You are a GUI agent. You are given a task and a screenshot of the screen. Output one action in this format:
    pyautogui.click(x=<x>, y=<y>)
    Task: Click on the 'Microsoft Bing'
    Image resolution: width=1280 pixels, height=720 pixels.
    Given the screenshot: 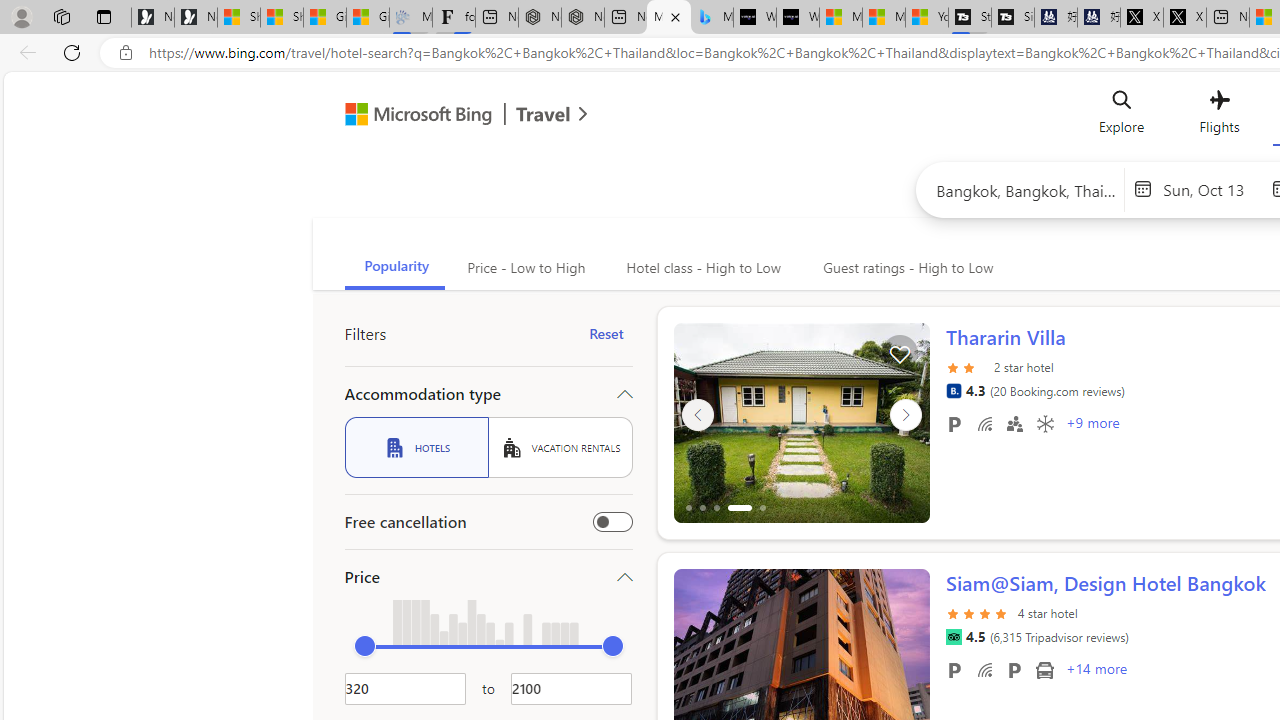 What is the action you would take?
    pyautogui.click(x=409, y=117)
    